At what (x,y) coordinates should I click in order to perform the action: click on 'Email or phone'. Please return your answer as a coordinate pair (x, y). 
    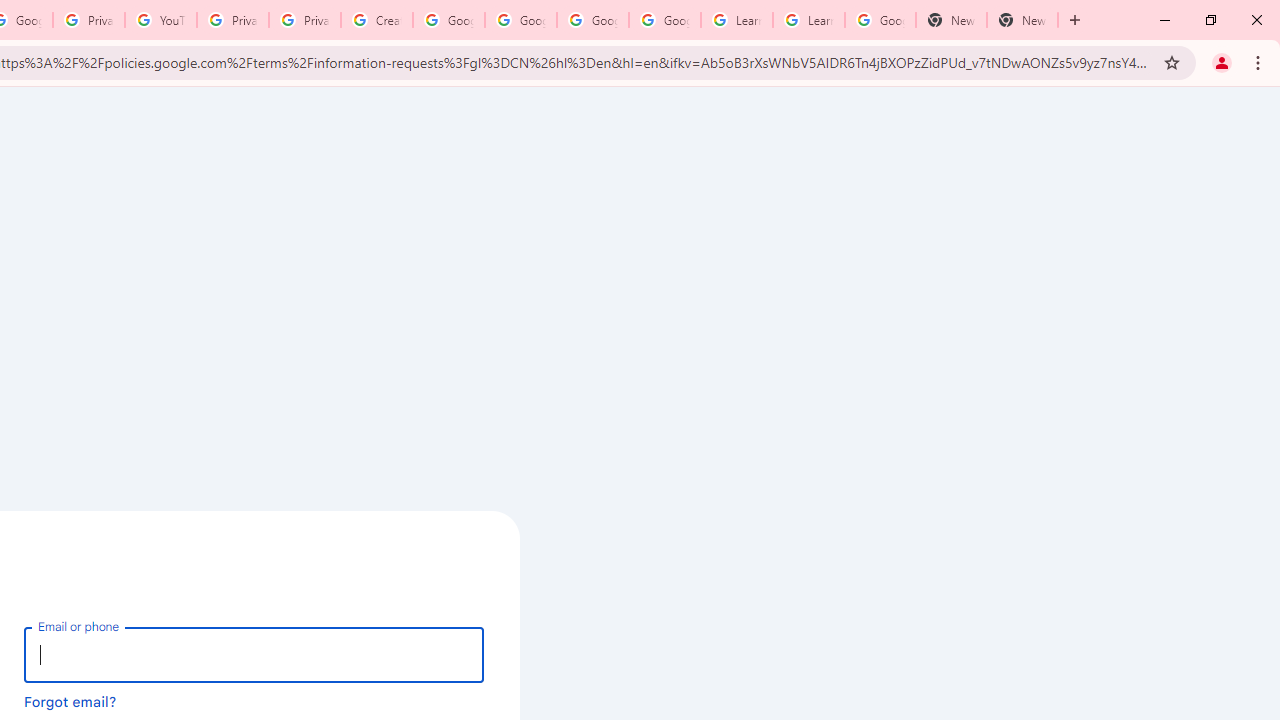
    Looking at the image, I should click on (253, 654).